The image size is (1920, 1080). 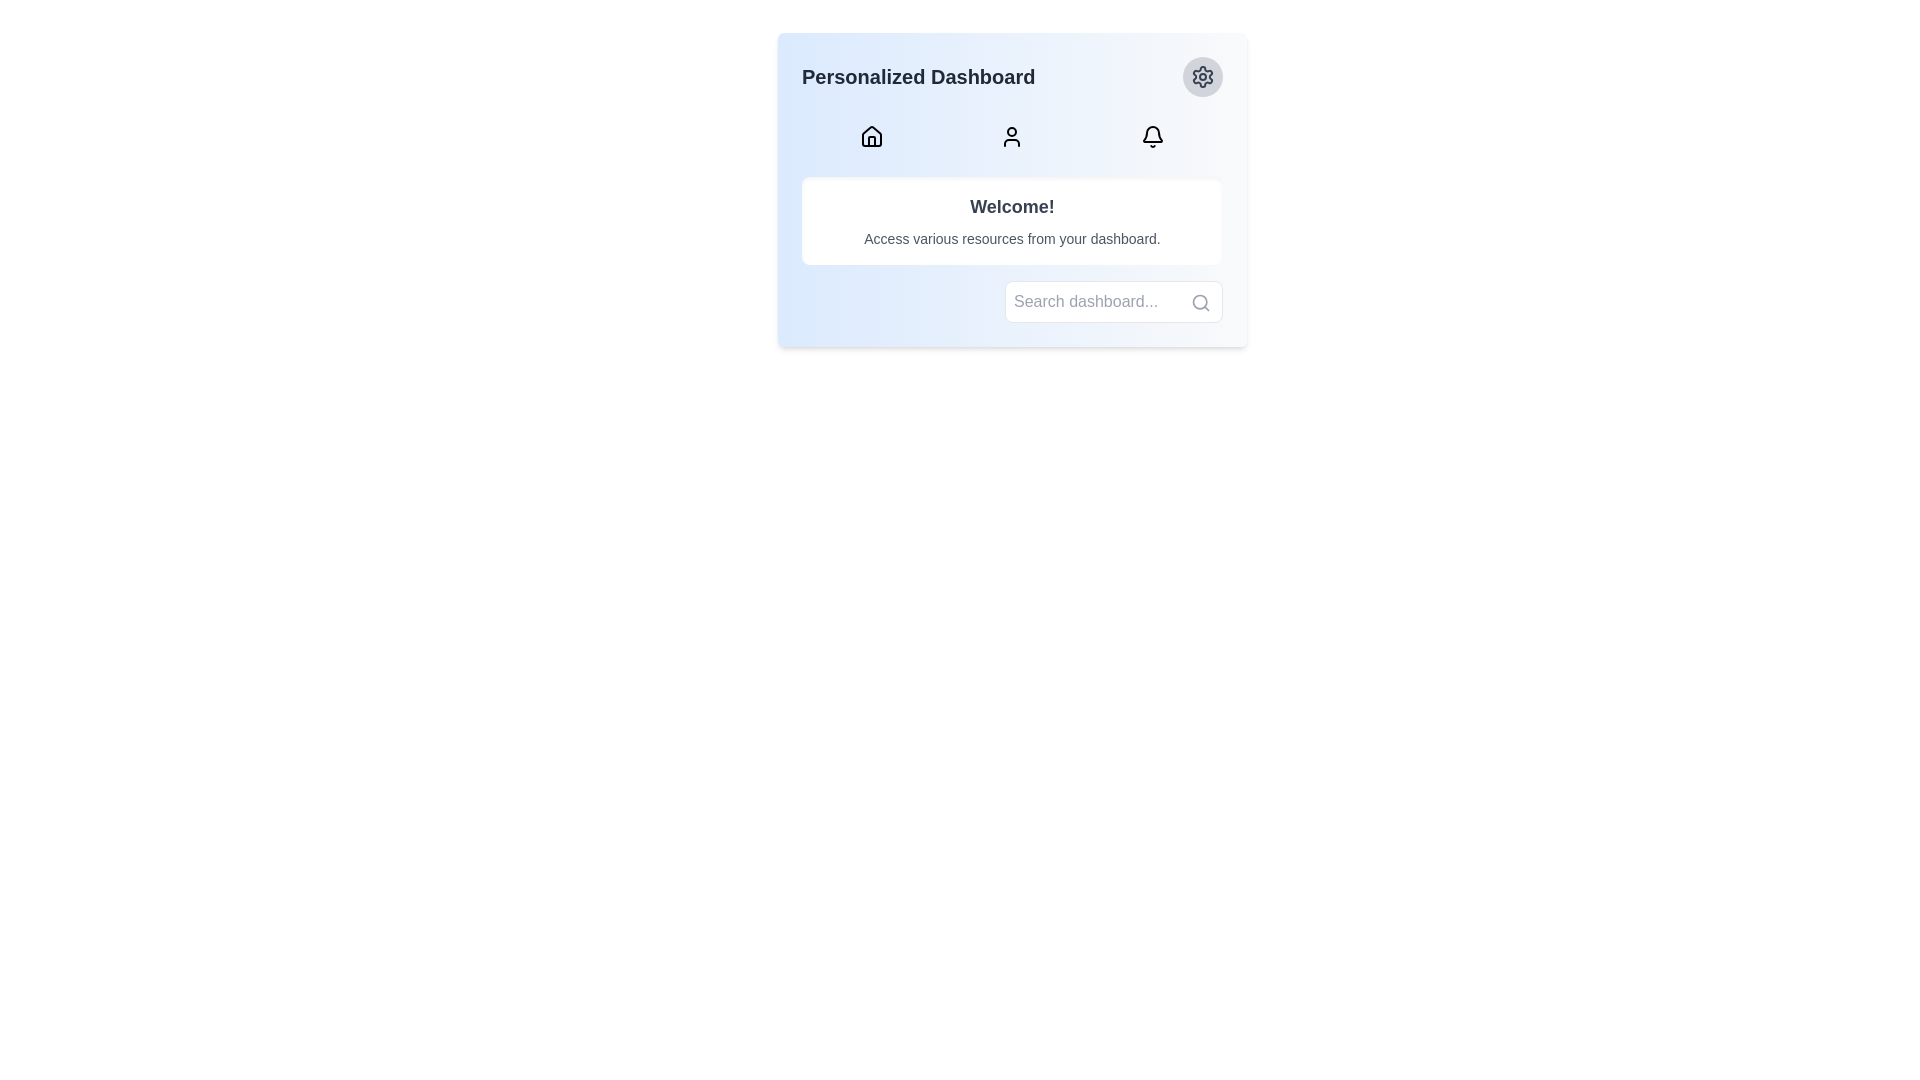 What do you see at coordinates (1112, 301) in the screenshot?
I see `the search icon located to the right of the search text input field with placeholder text 'Search dashboard...' in the bottom-right corner of its enclosing card layout` at bounding box center [1112, 301].